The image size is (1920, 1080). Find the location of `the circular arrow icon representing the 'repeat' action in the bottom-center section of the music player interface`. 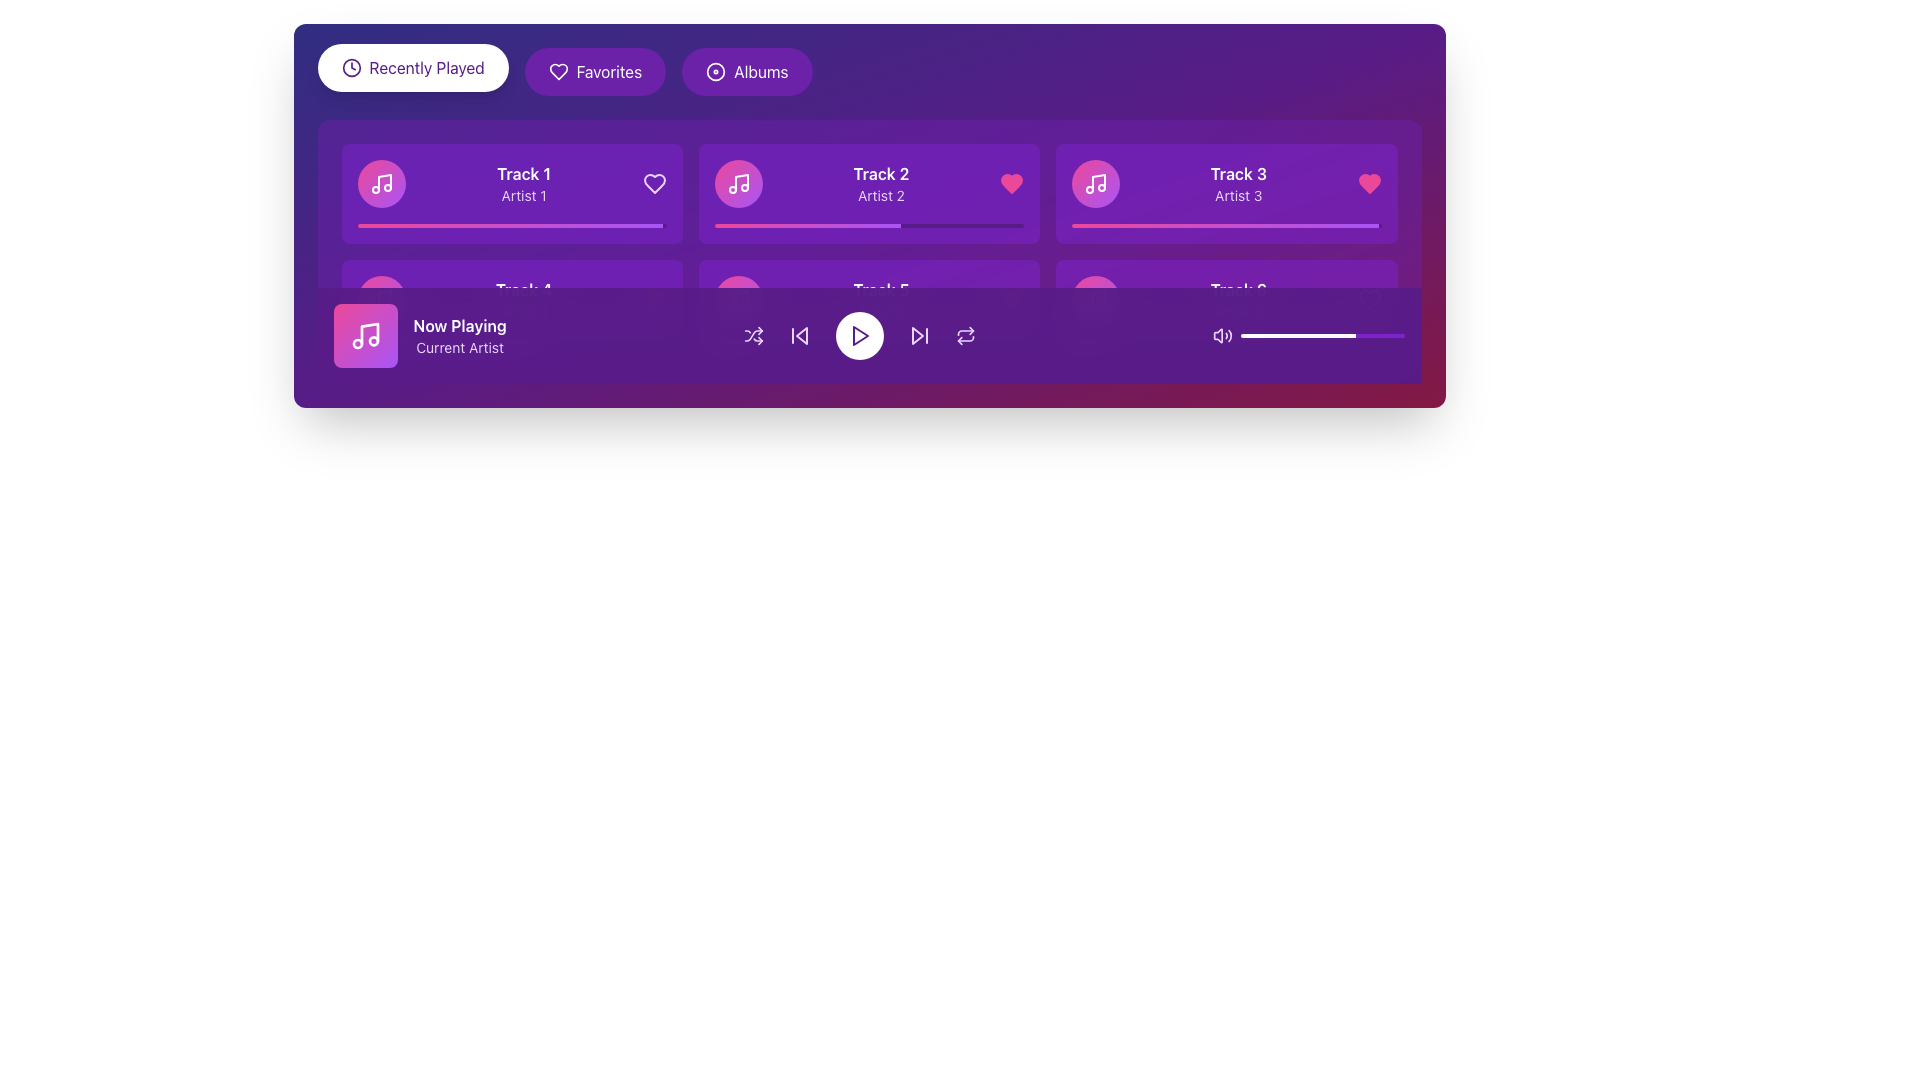

the circular arrow icon representing the 'repeat' action in the bottom-center section of the music player interface is located at coordinates (966, 334).